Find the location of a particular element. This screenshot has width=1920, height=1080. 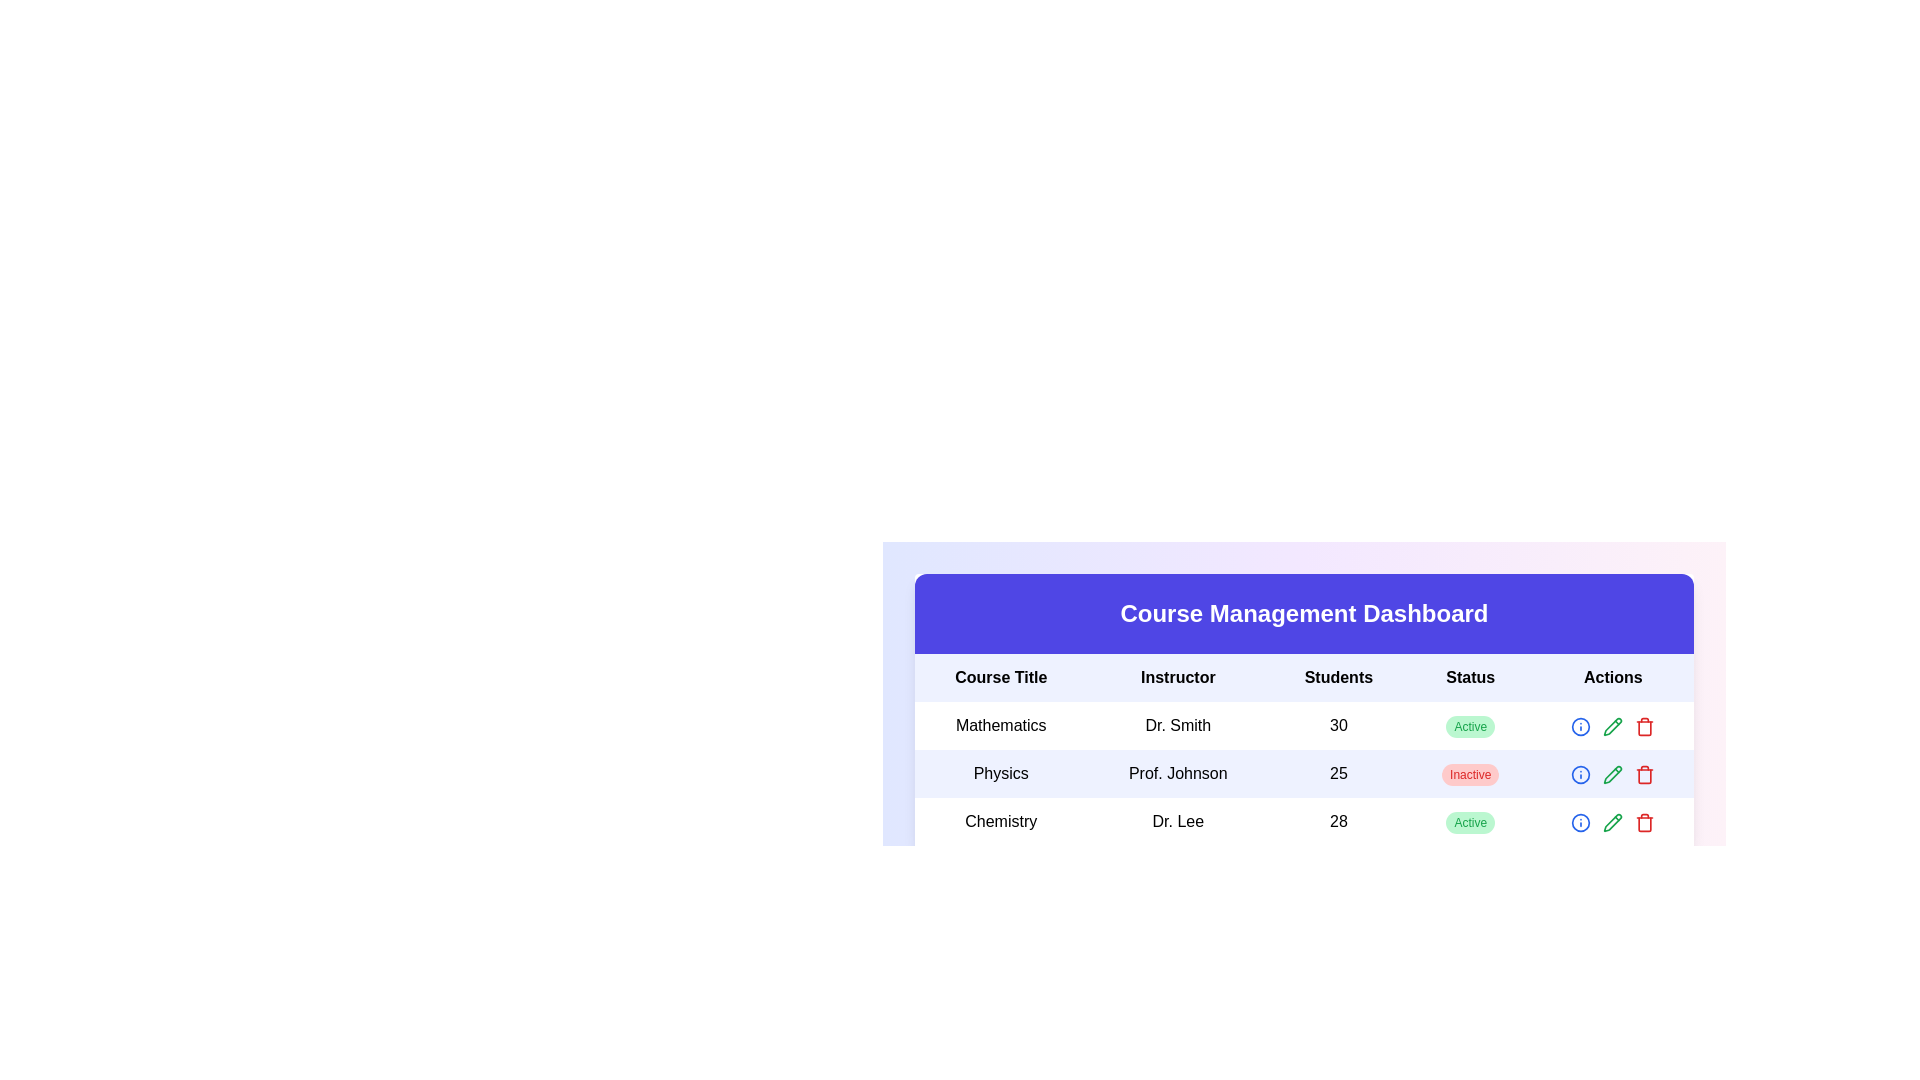

the 'Physics' text label, which is the first cell in a row displaying course details, aligned to the left and centered vertically within its background is located at coordinates (1001, 773).